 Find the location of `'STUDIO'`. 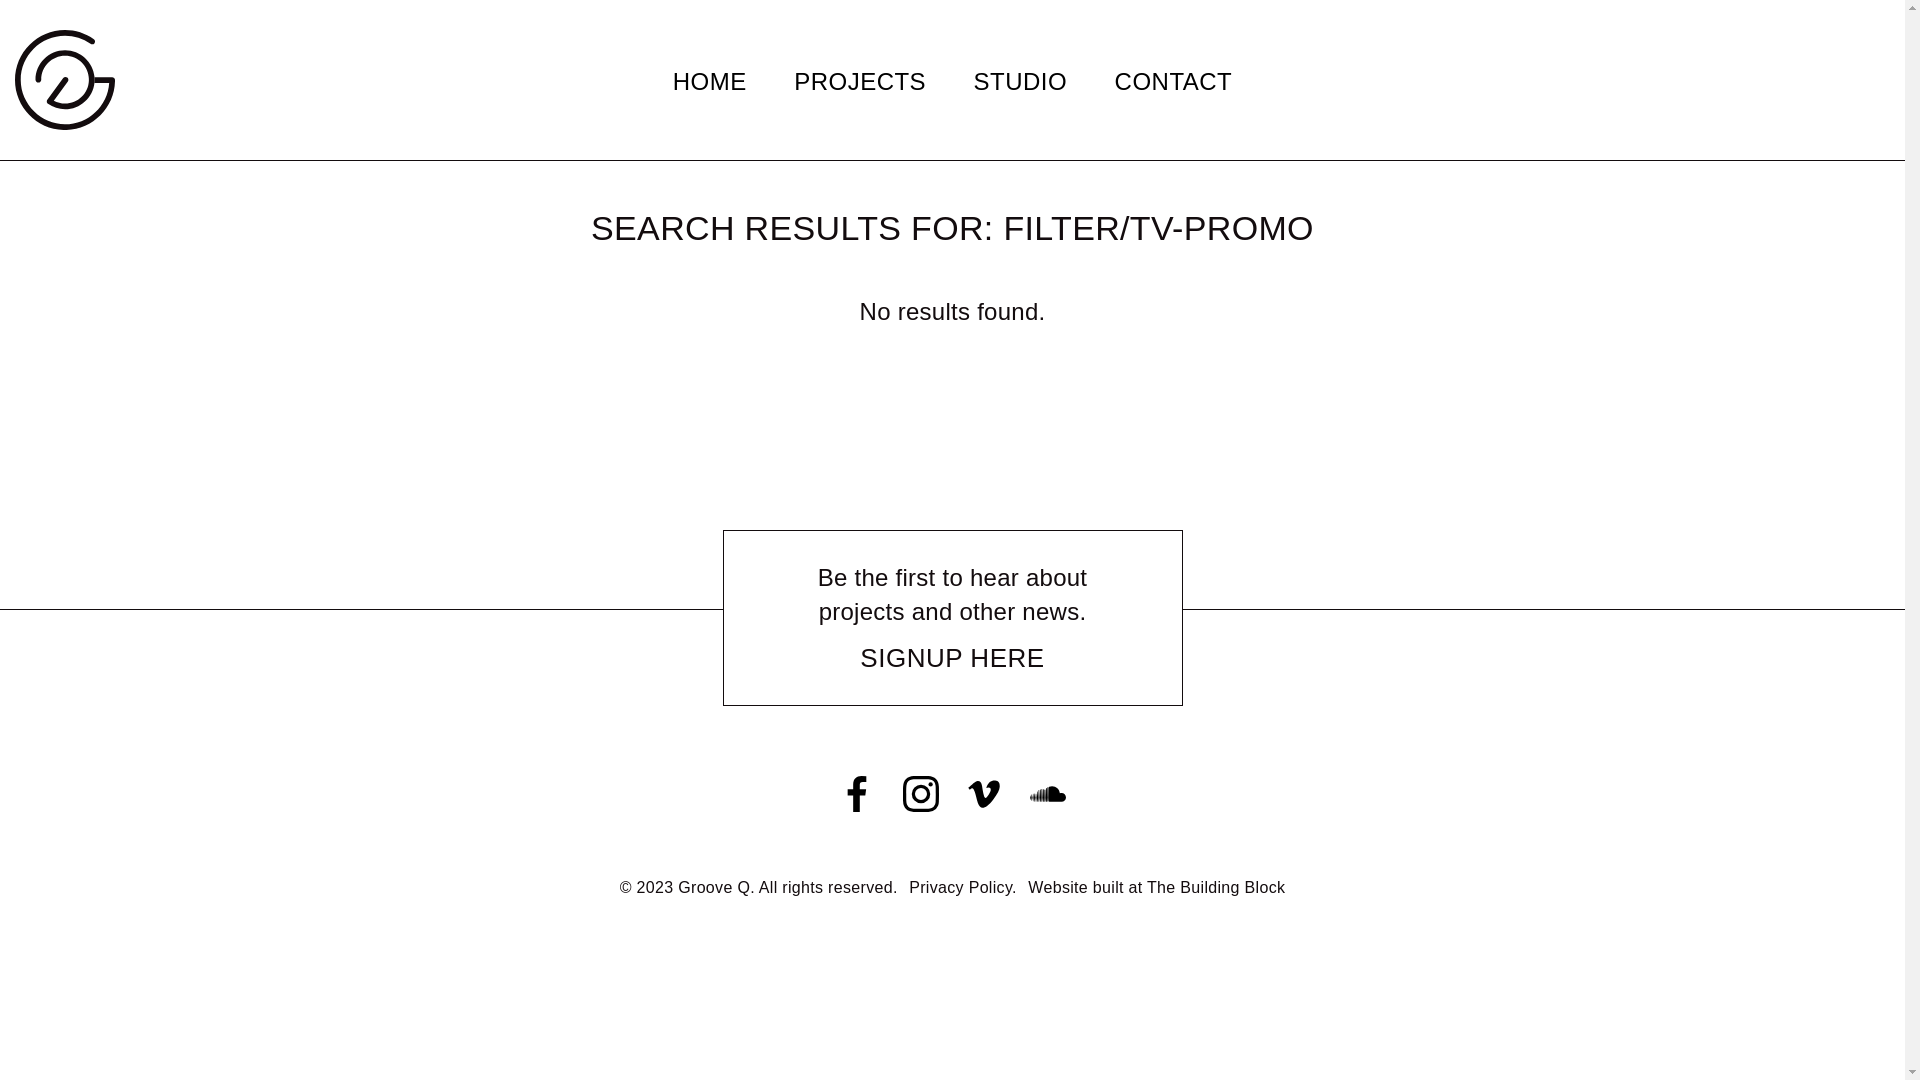

'STUDIO' is located at coordinates (974, 80).